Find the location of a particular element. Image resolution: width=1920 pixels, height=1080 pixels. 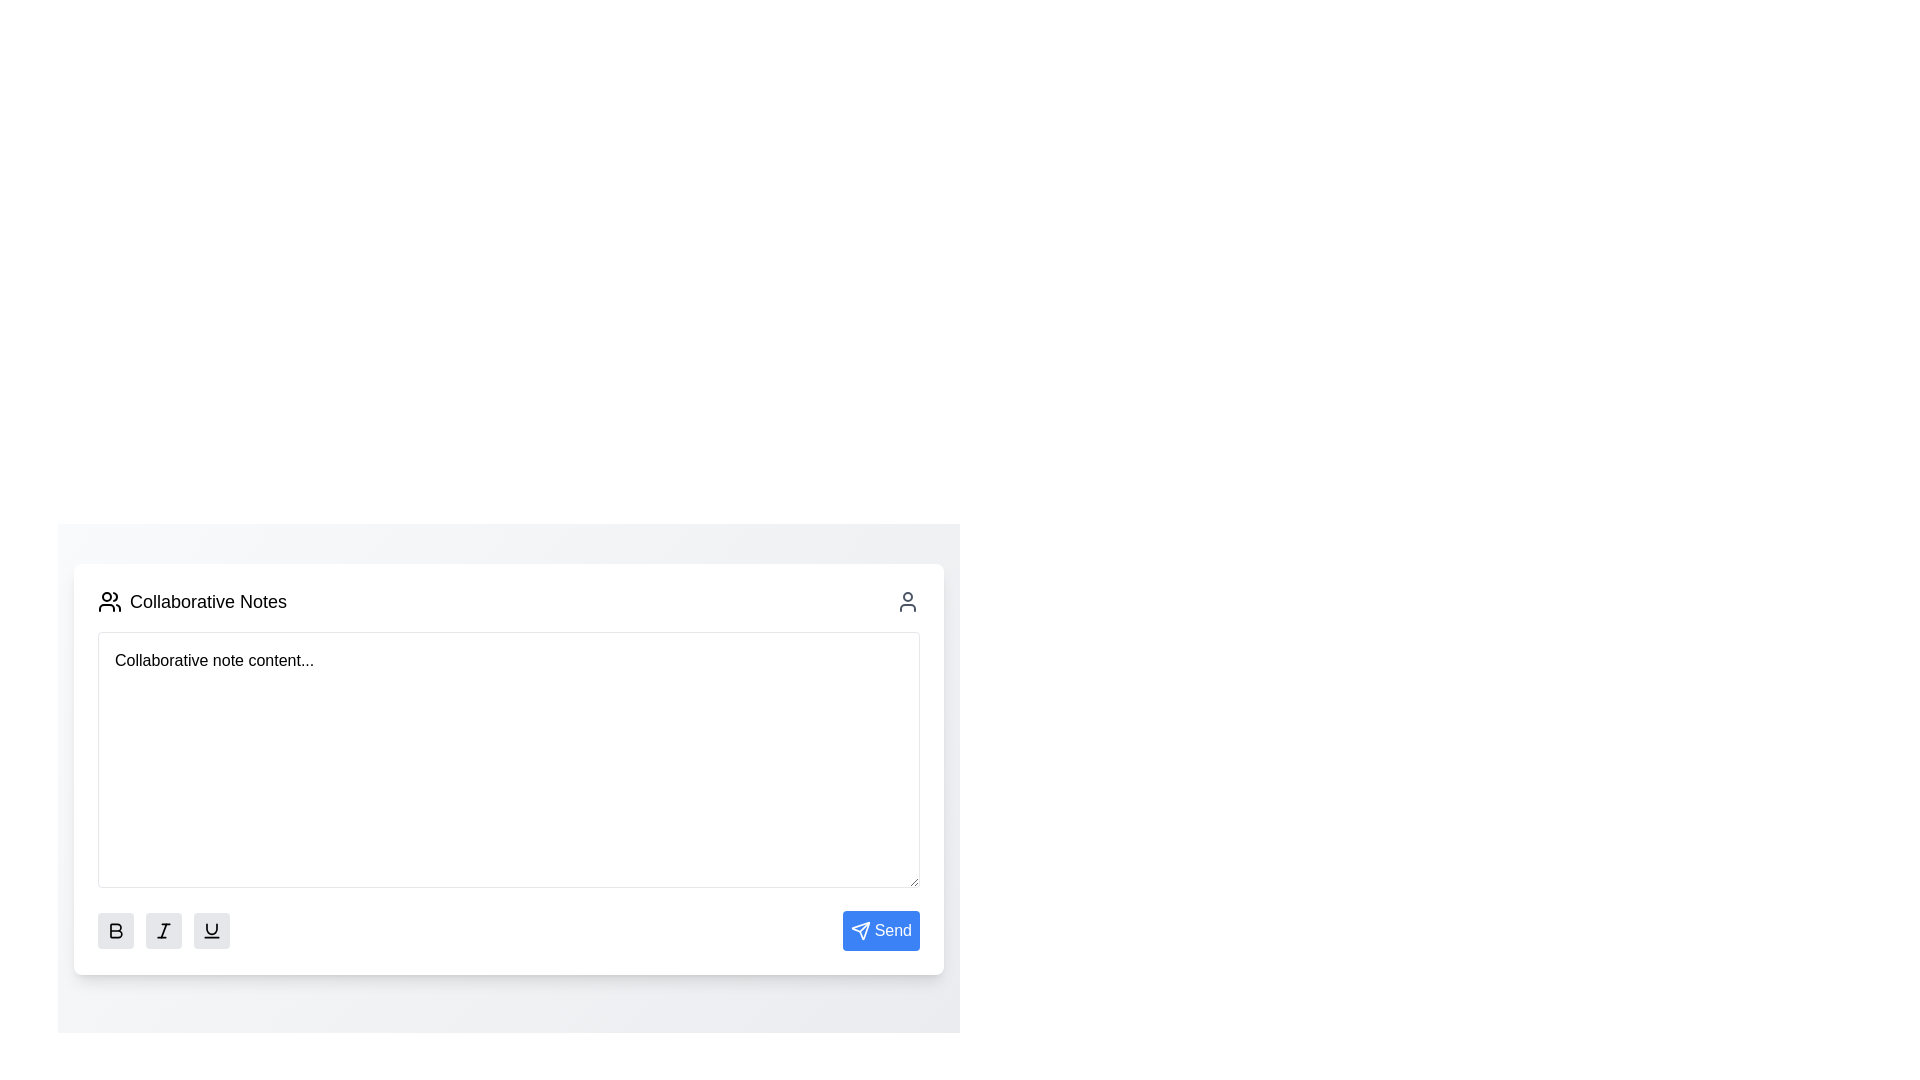

the SVG icon representing a group of users, which is located to the left of the 'Collaborative Notes' label is located at coordinates (109, 600).